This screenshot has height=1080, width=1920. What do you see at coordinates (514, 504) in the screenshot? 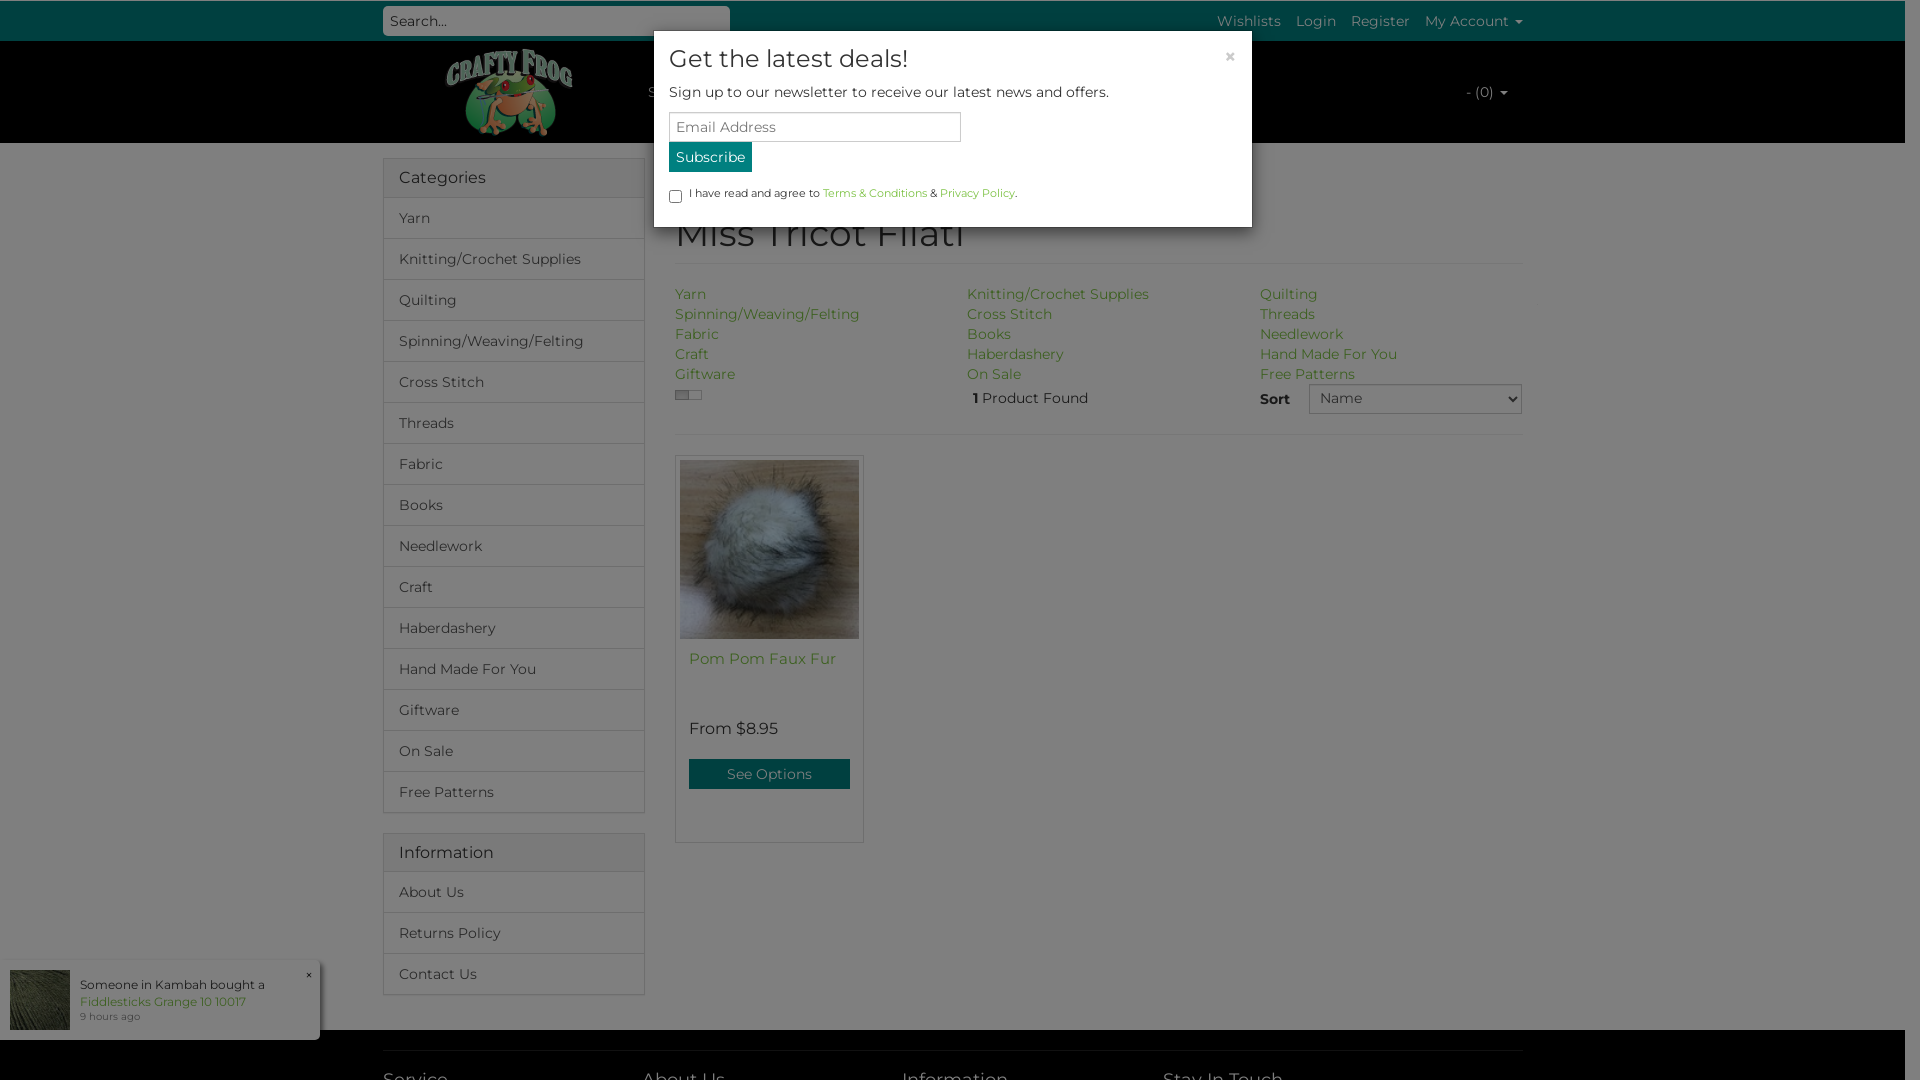
I see `'Books'` at bounding box center [514, 504].